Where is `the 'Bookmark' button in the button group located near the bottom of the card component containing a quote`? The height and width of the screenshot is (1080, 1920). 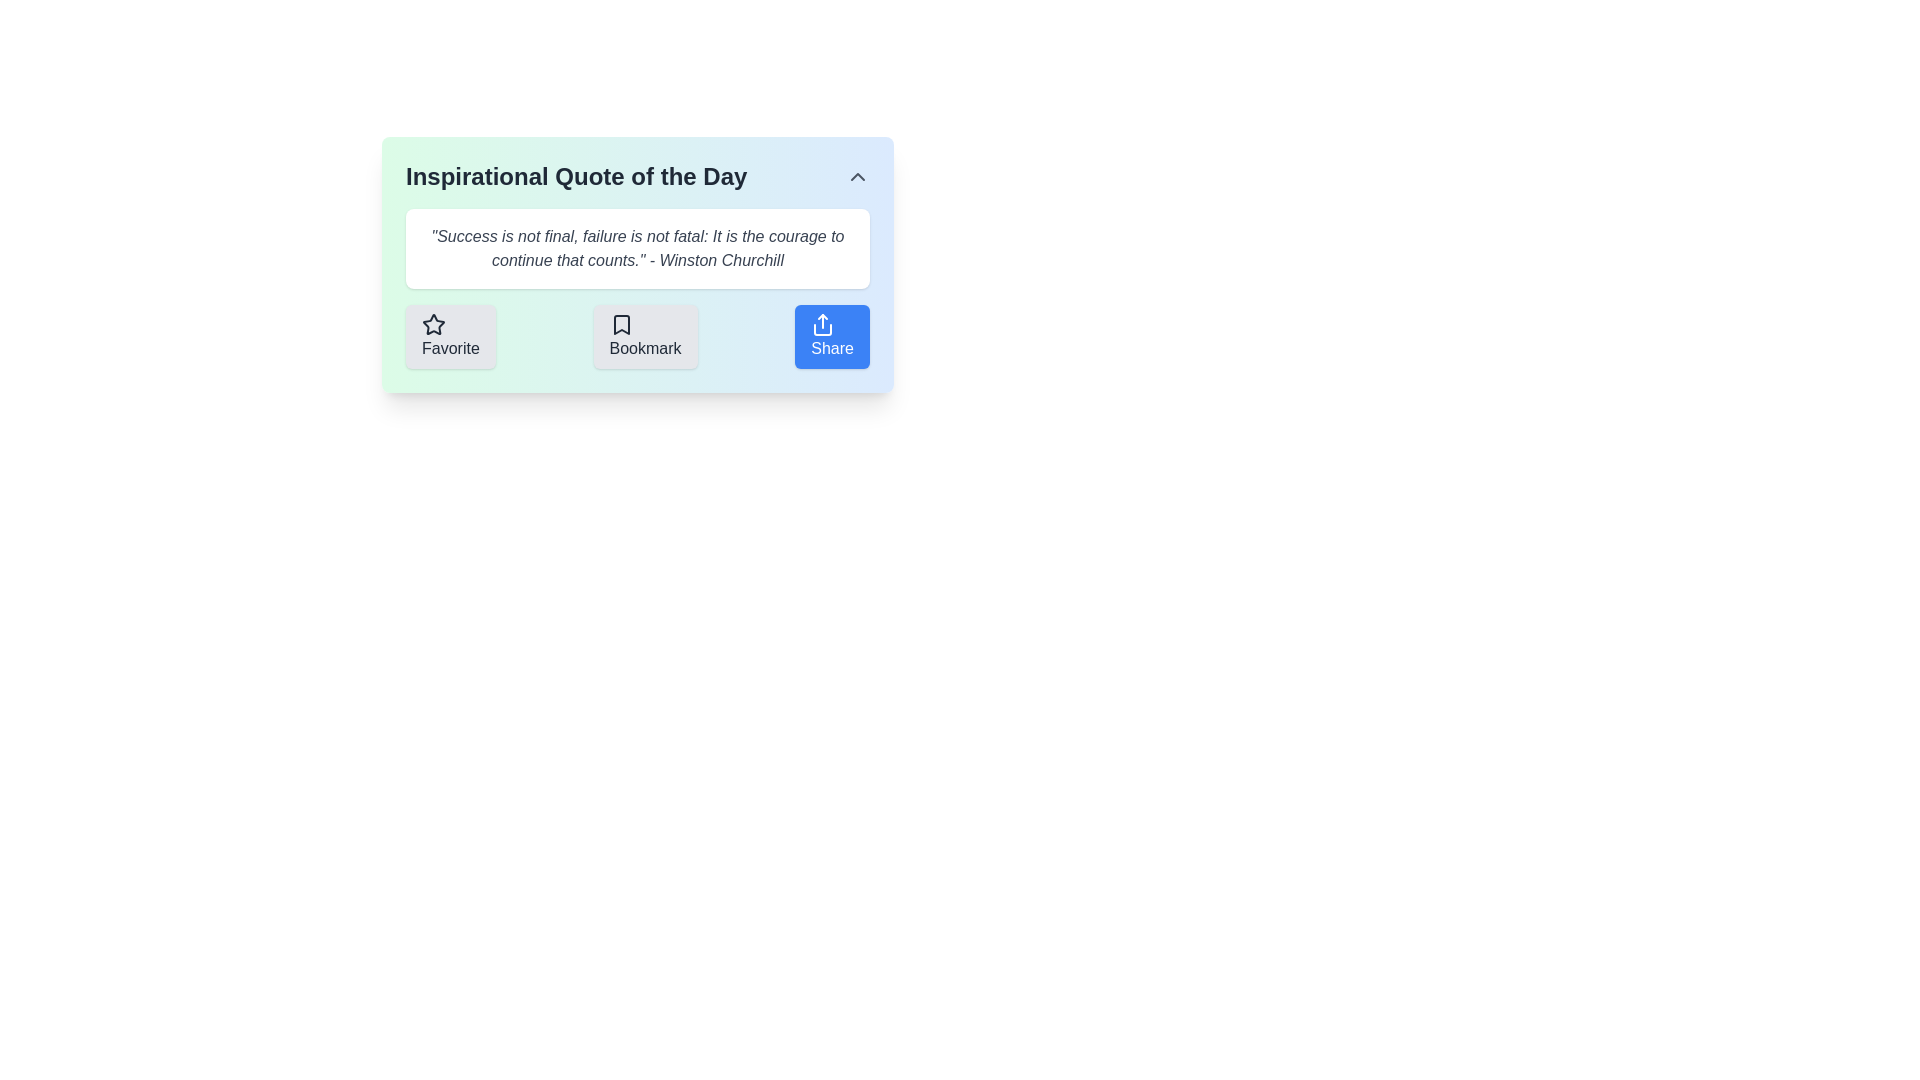
the 'Bookmark' button in the button group located near the bottom of the card component containing a quote is located at coordinates (637, 335).